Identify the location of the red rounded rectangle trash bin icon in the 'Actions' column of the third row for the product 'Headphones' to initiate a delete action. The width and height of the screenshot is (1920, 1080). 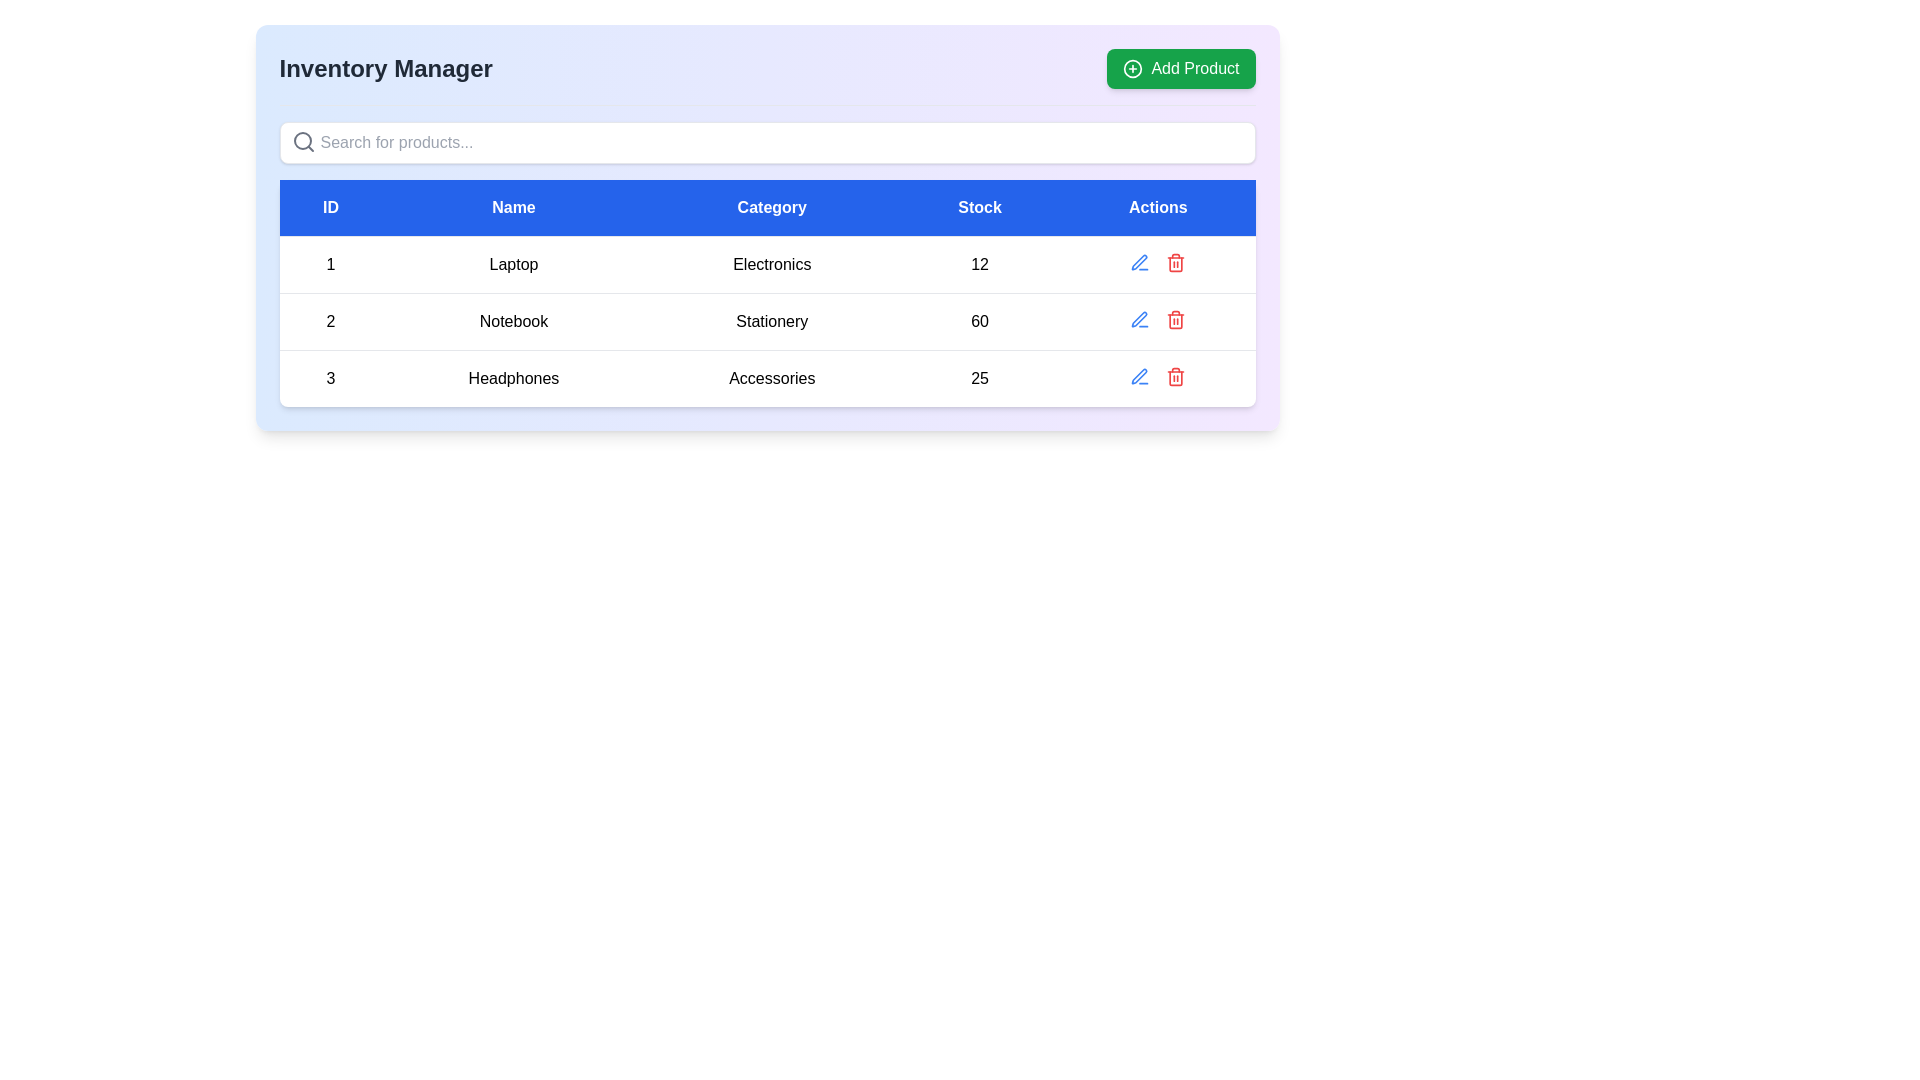
(1176, 320).